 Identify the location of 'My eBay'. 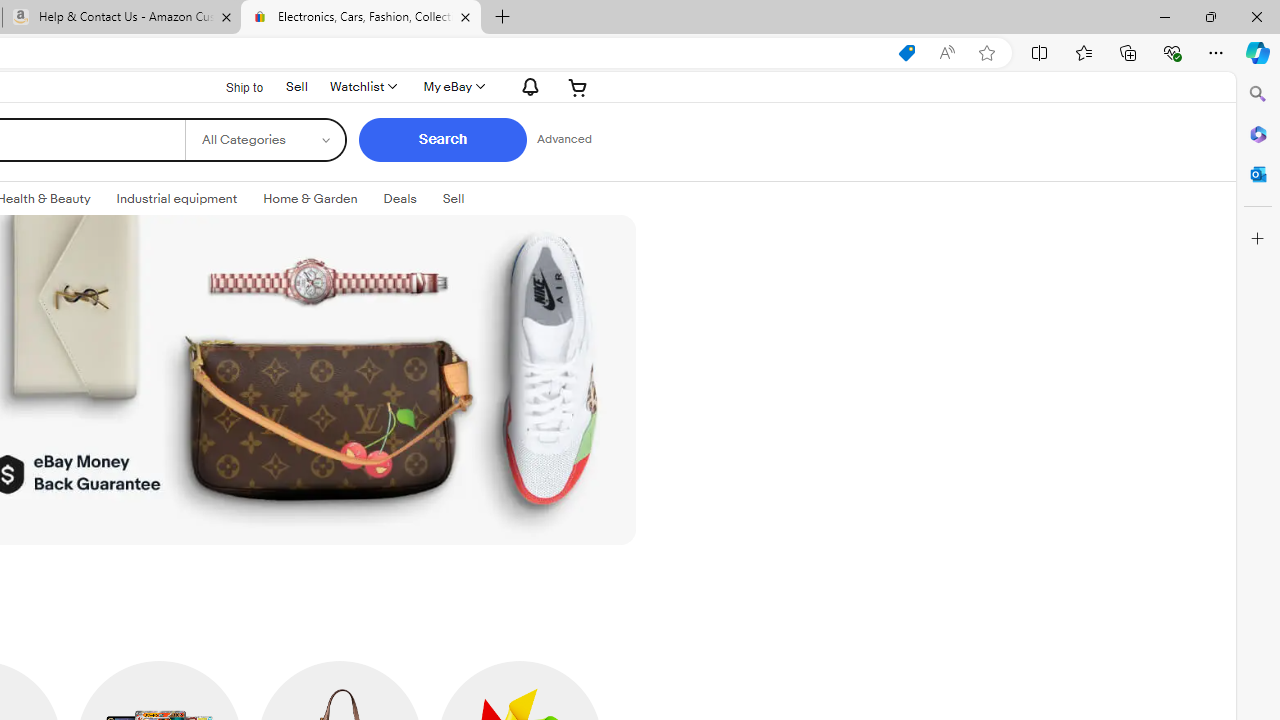
(452, 86).